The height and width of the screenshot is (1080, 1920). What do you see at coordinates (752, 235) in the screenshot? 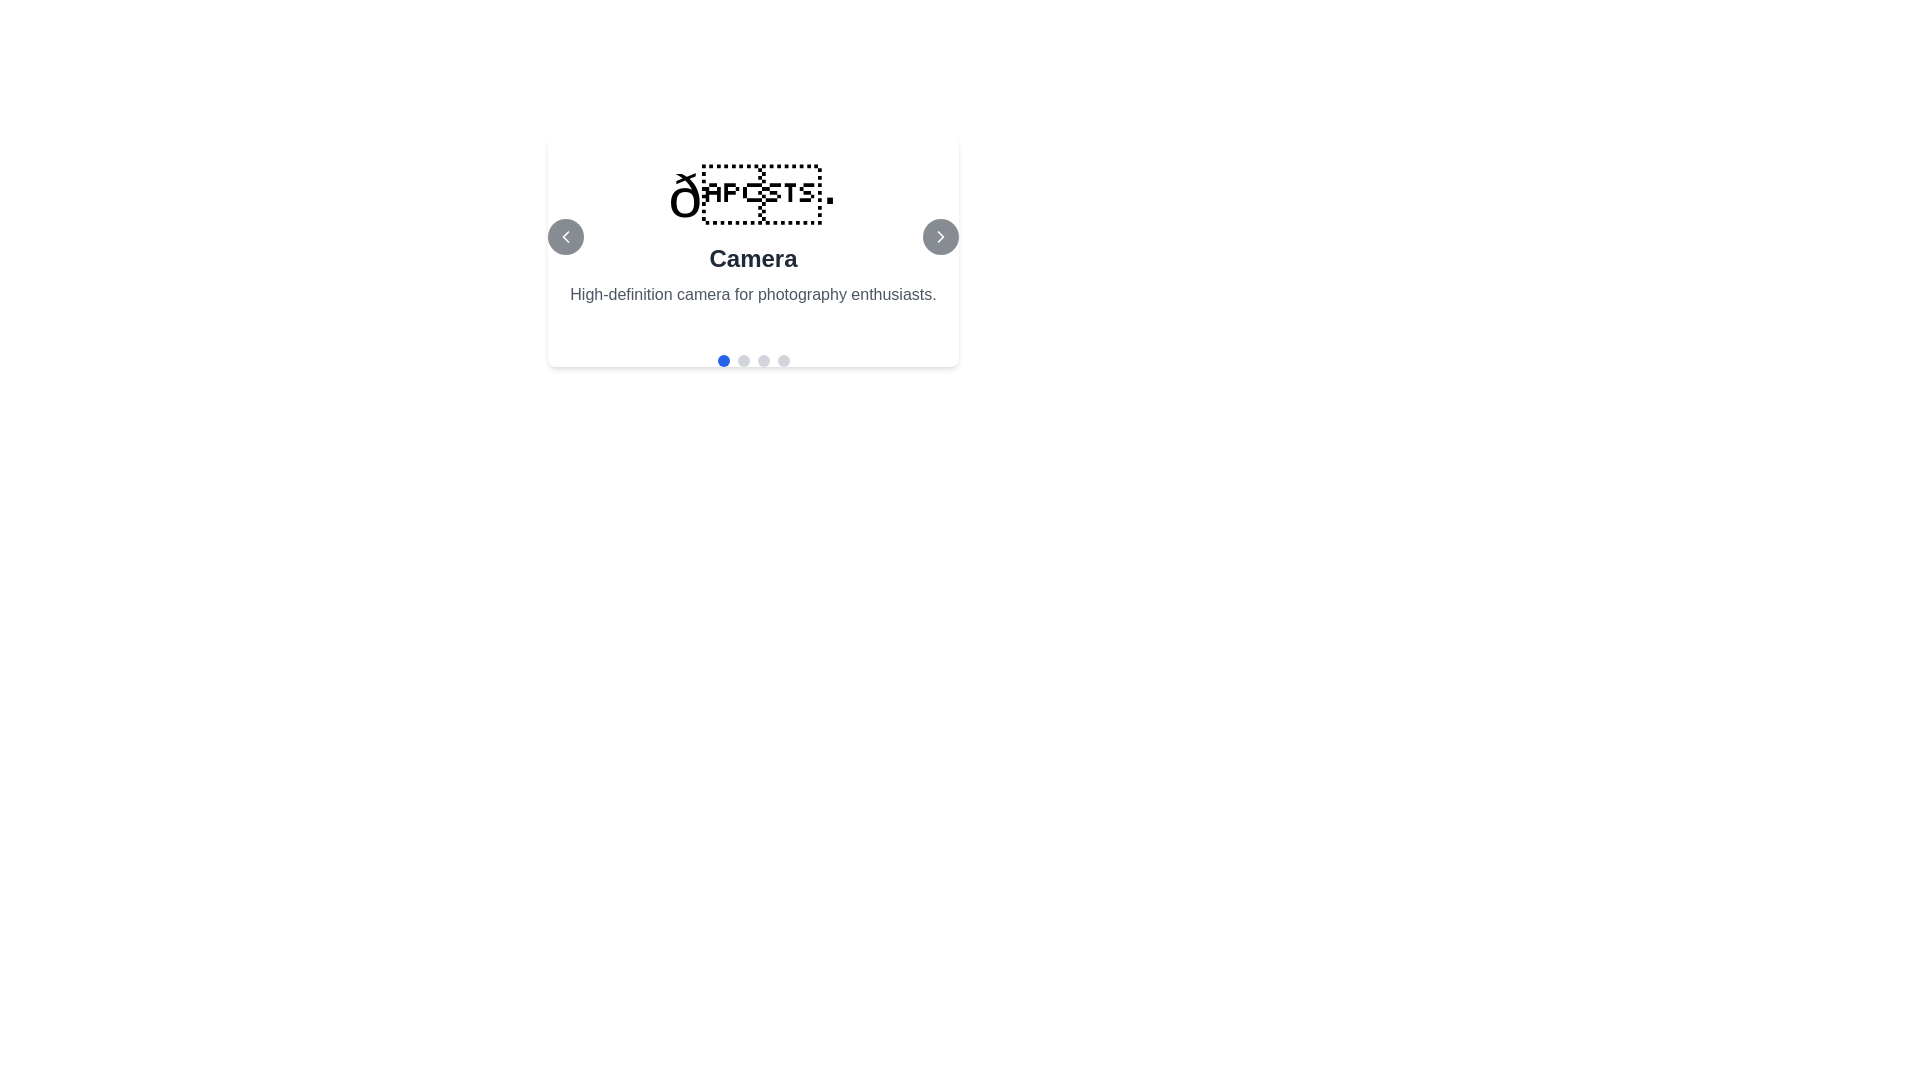
I see `information displayed in the Information Display Box that features a camera emoji, bold title 'Camera', and a description about a high-definition camera for photography enthusiasts` at bounding box center [752, 235].